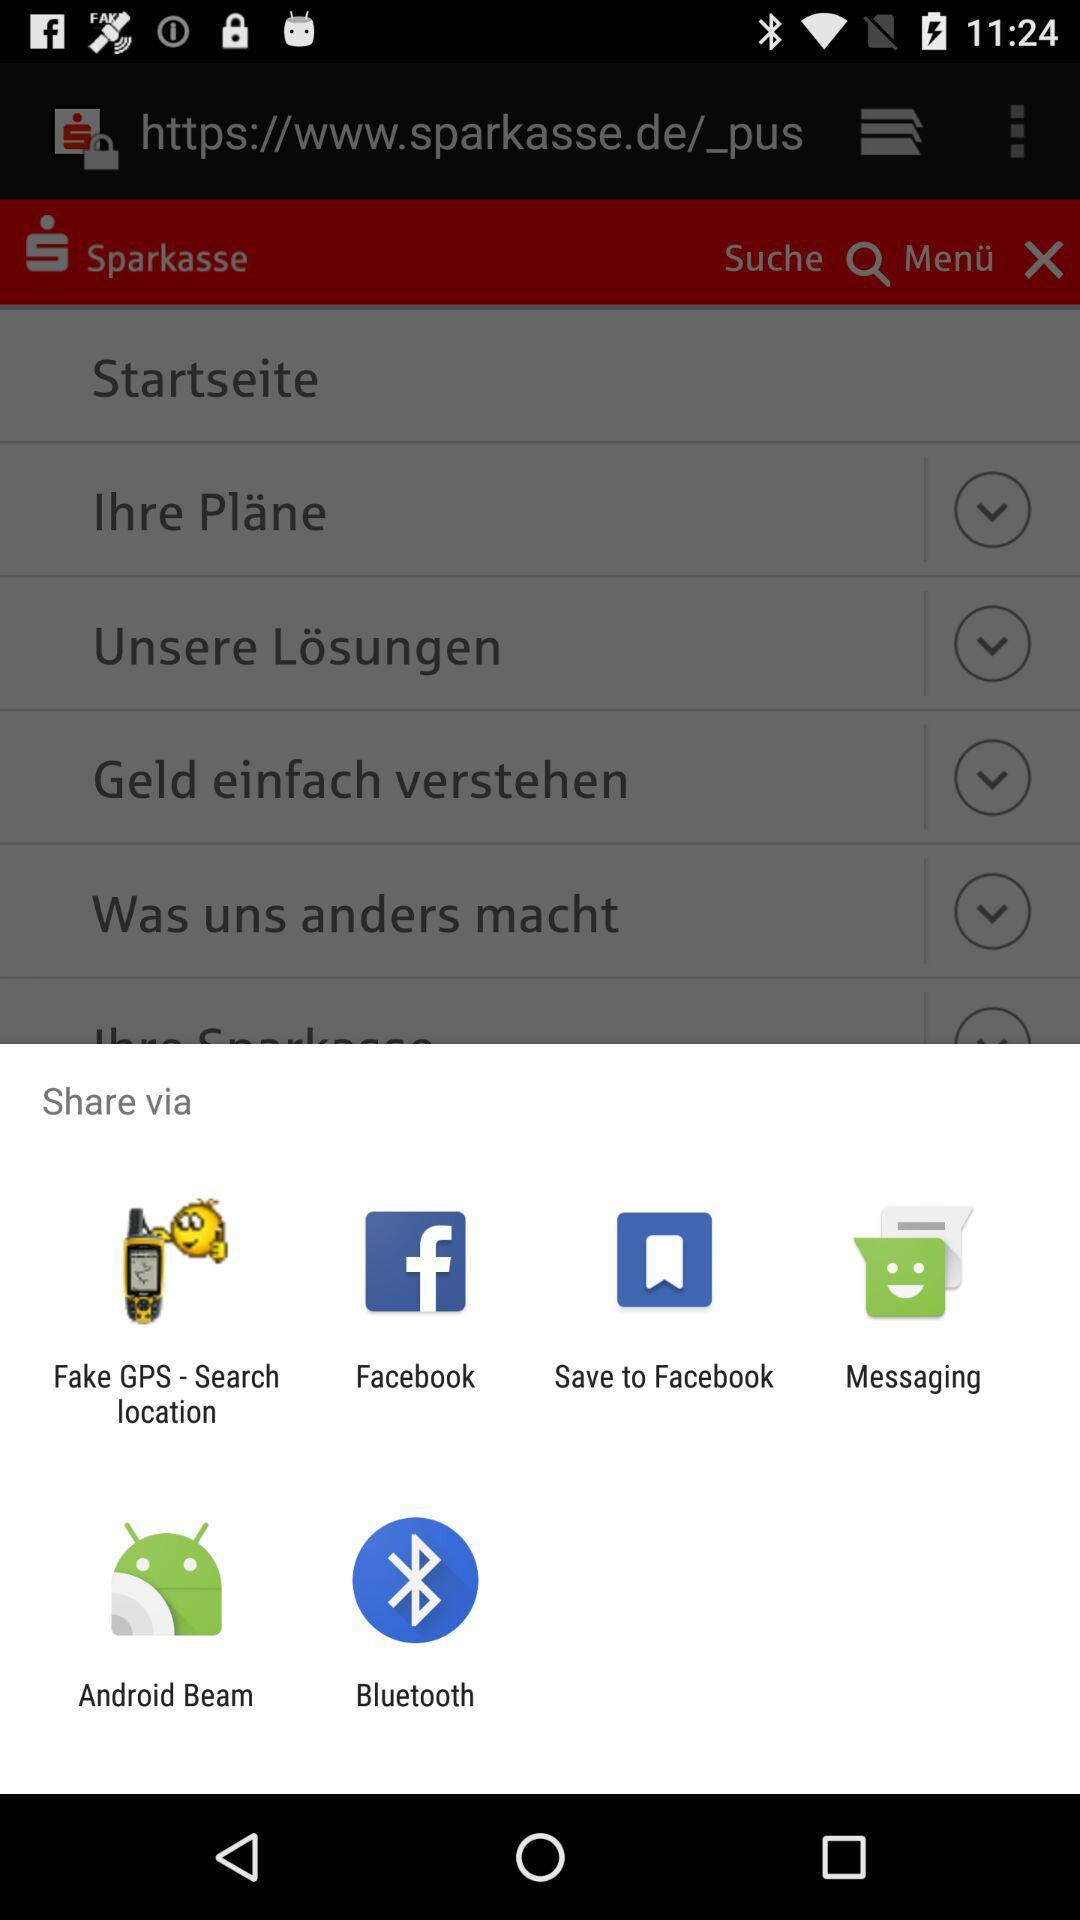 Image resolution: width=1080 pixels, height=1920 pixels. Describe the element at coordinates (414, 1711) in the screenshot. I see `the item to the right of android beam app` at that location.